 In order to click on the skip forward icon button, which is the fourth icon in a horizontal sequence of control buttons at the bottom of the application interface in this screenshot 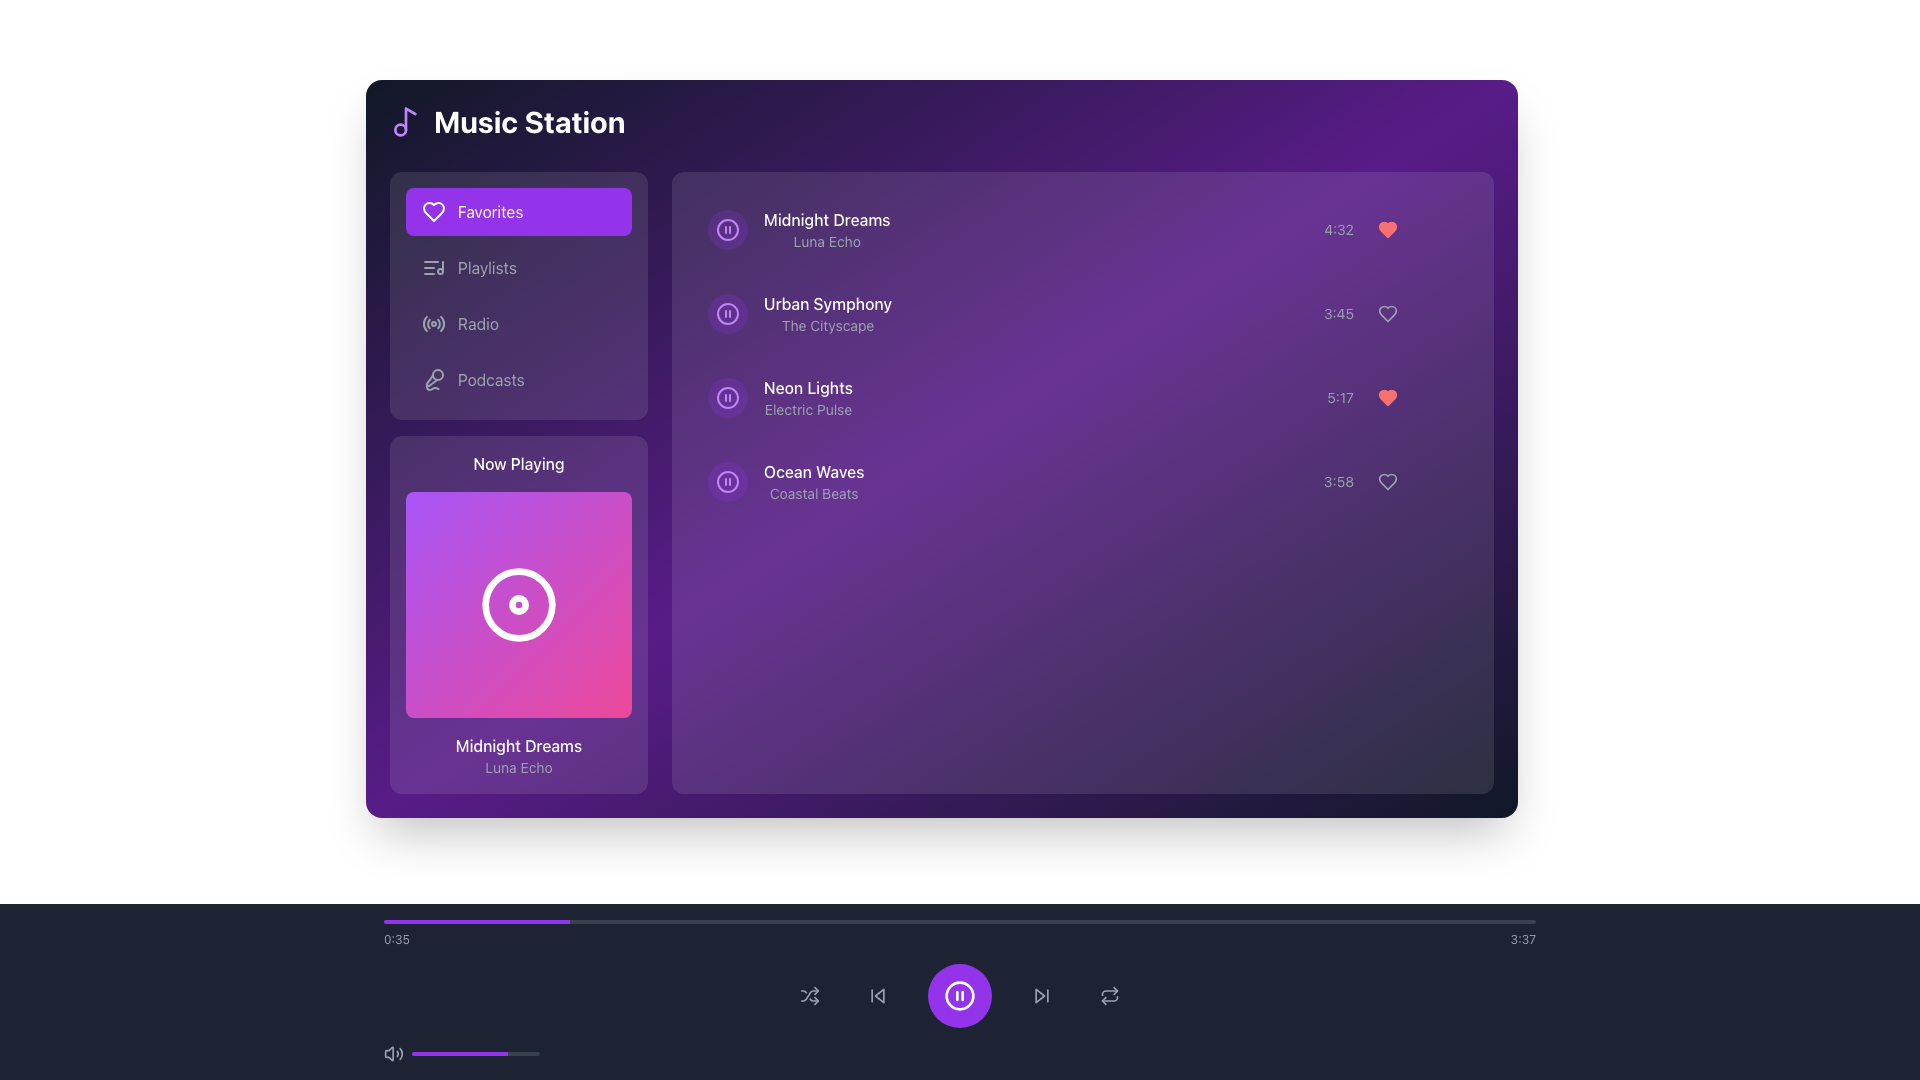, I will do `click(1040, 995)`.